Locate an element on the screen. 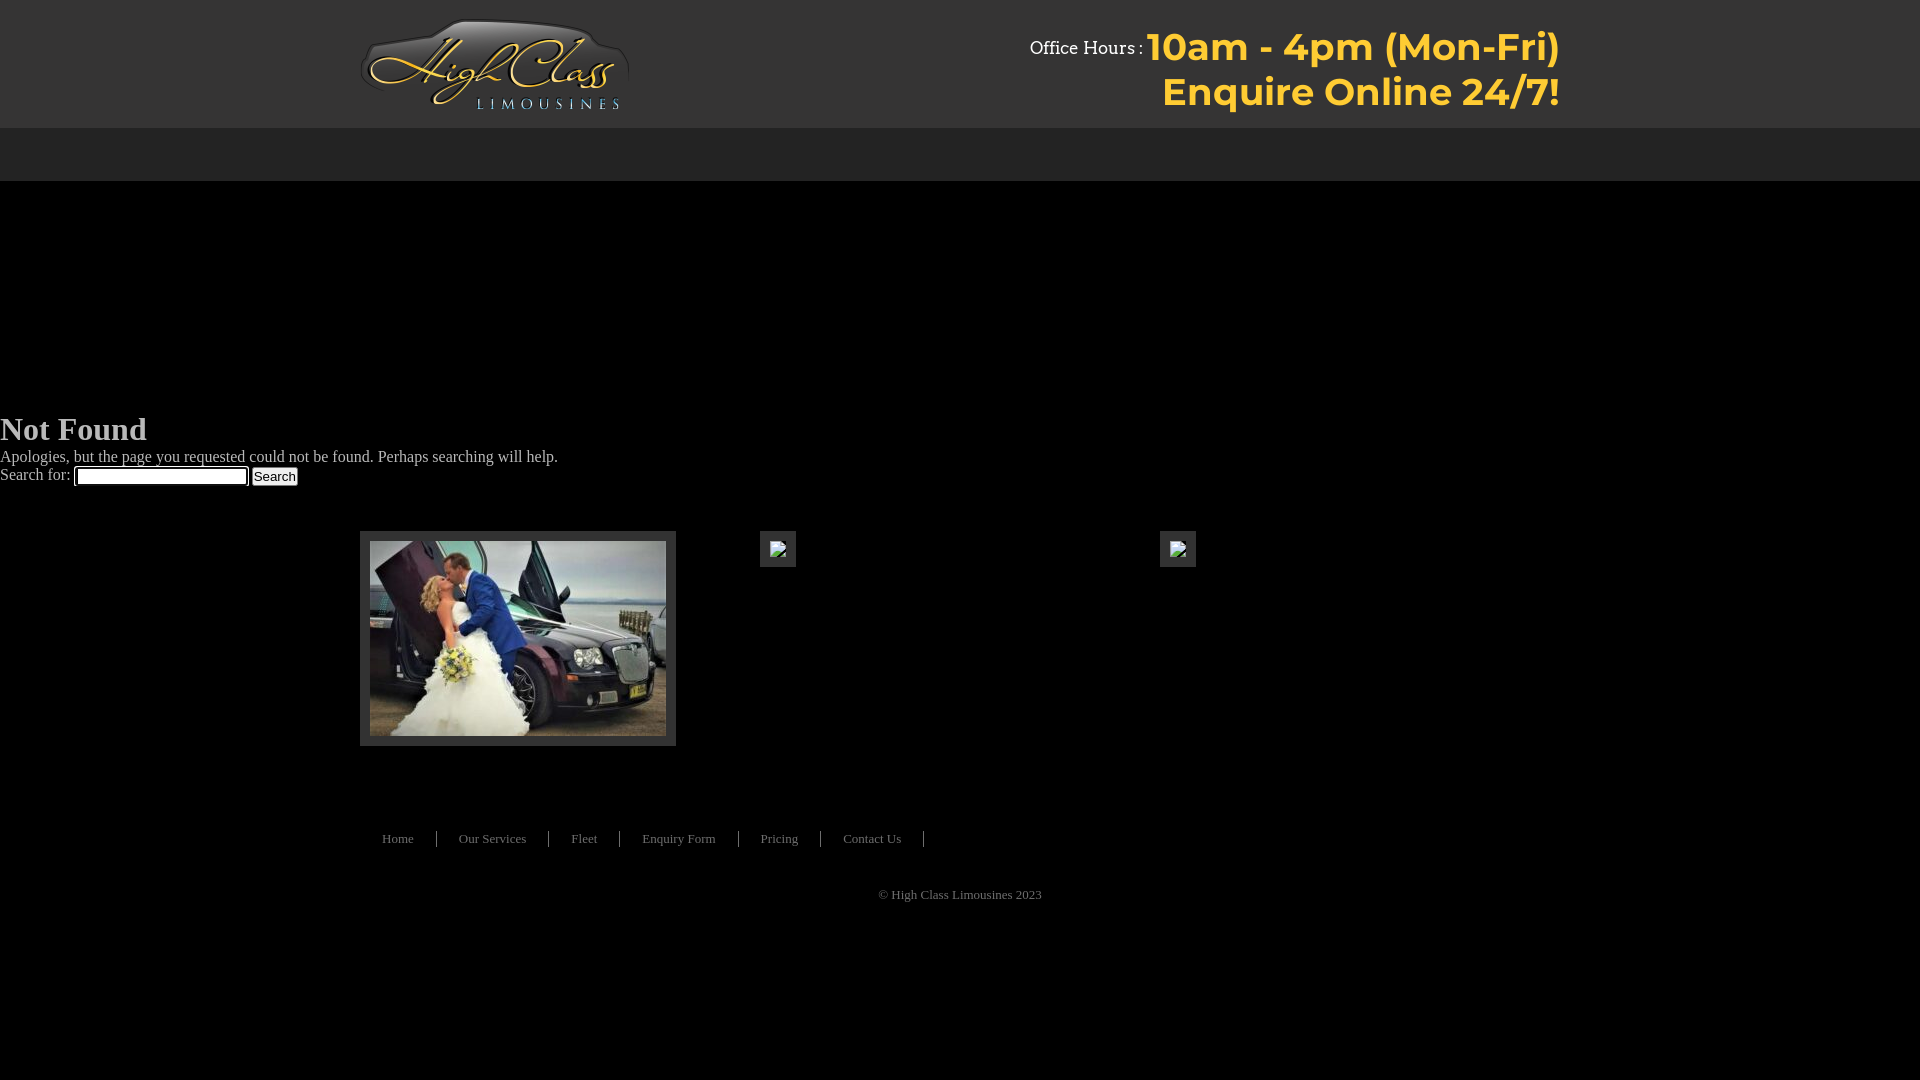 The height and width of the screenshot is (1080, 1920). 'Pricing' is located at coordinates (778, 839).